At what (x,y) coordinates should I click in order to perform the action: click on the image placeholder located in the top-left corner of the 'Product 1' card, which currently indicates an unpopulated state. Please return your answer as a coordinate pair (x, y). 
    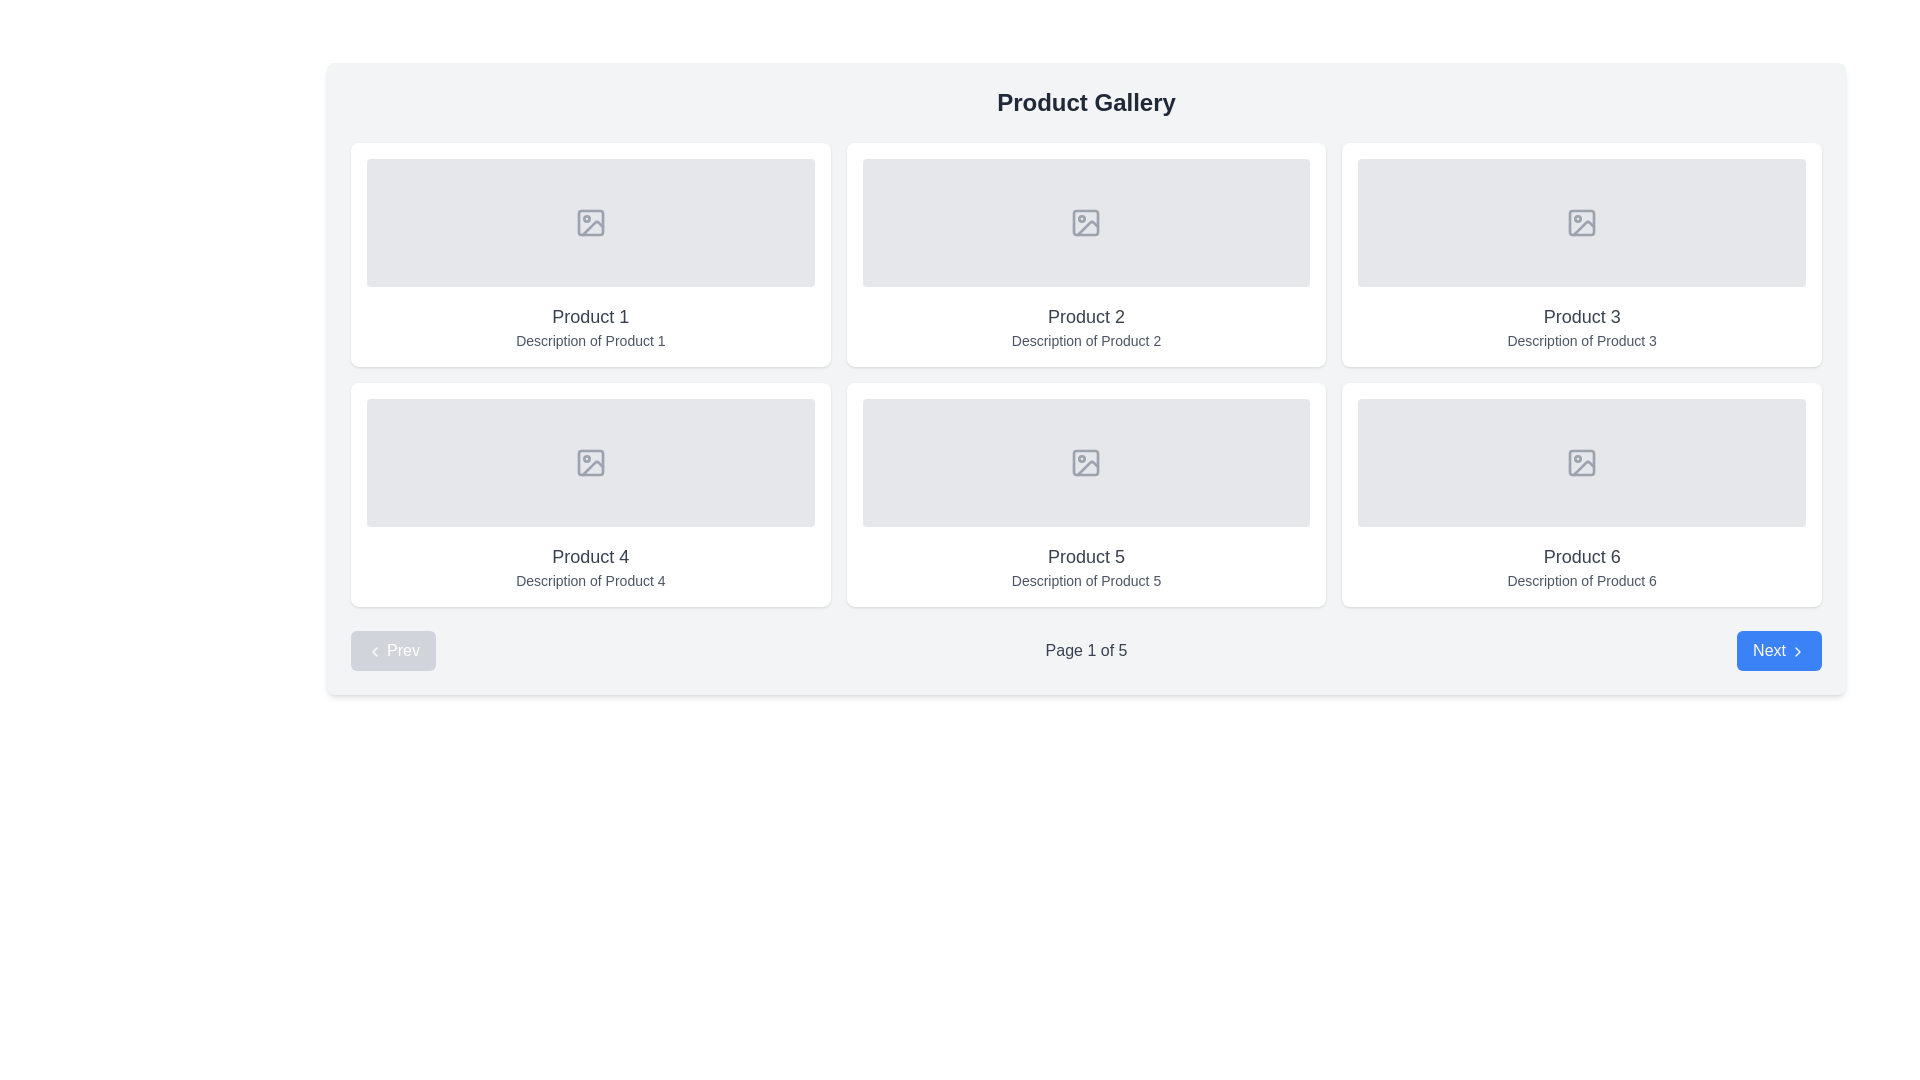
    Looking at the image, I should click on (589, 223).